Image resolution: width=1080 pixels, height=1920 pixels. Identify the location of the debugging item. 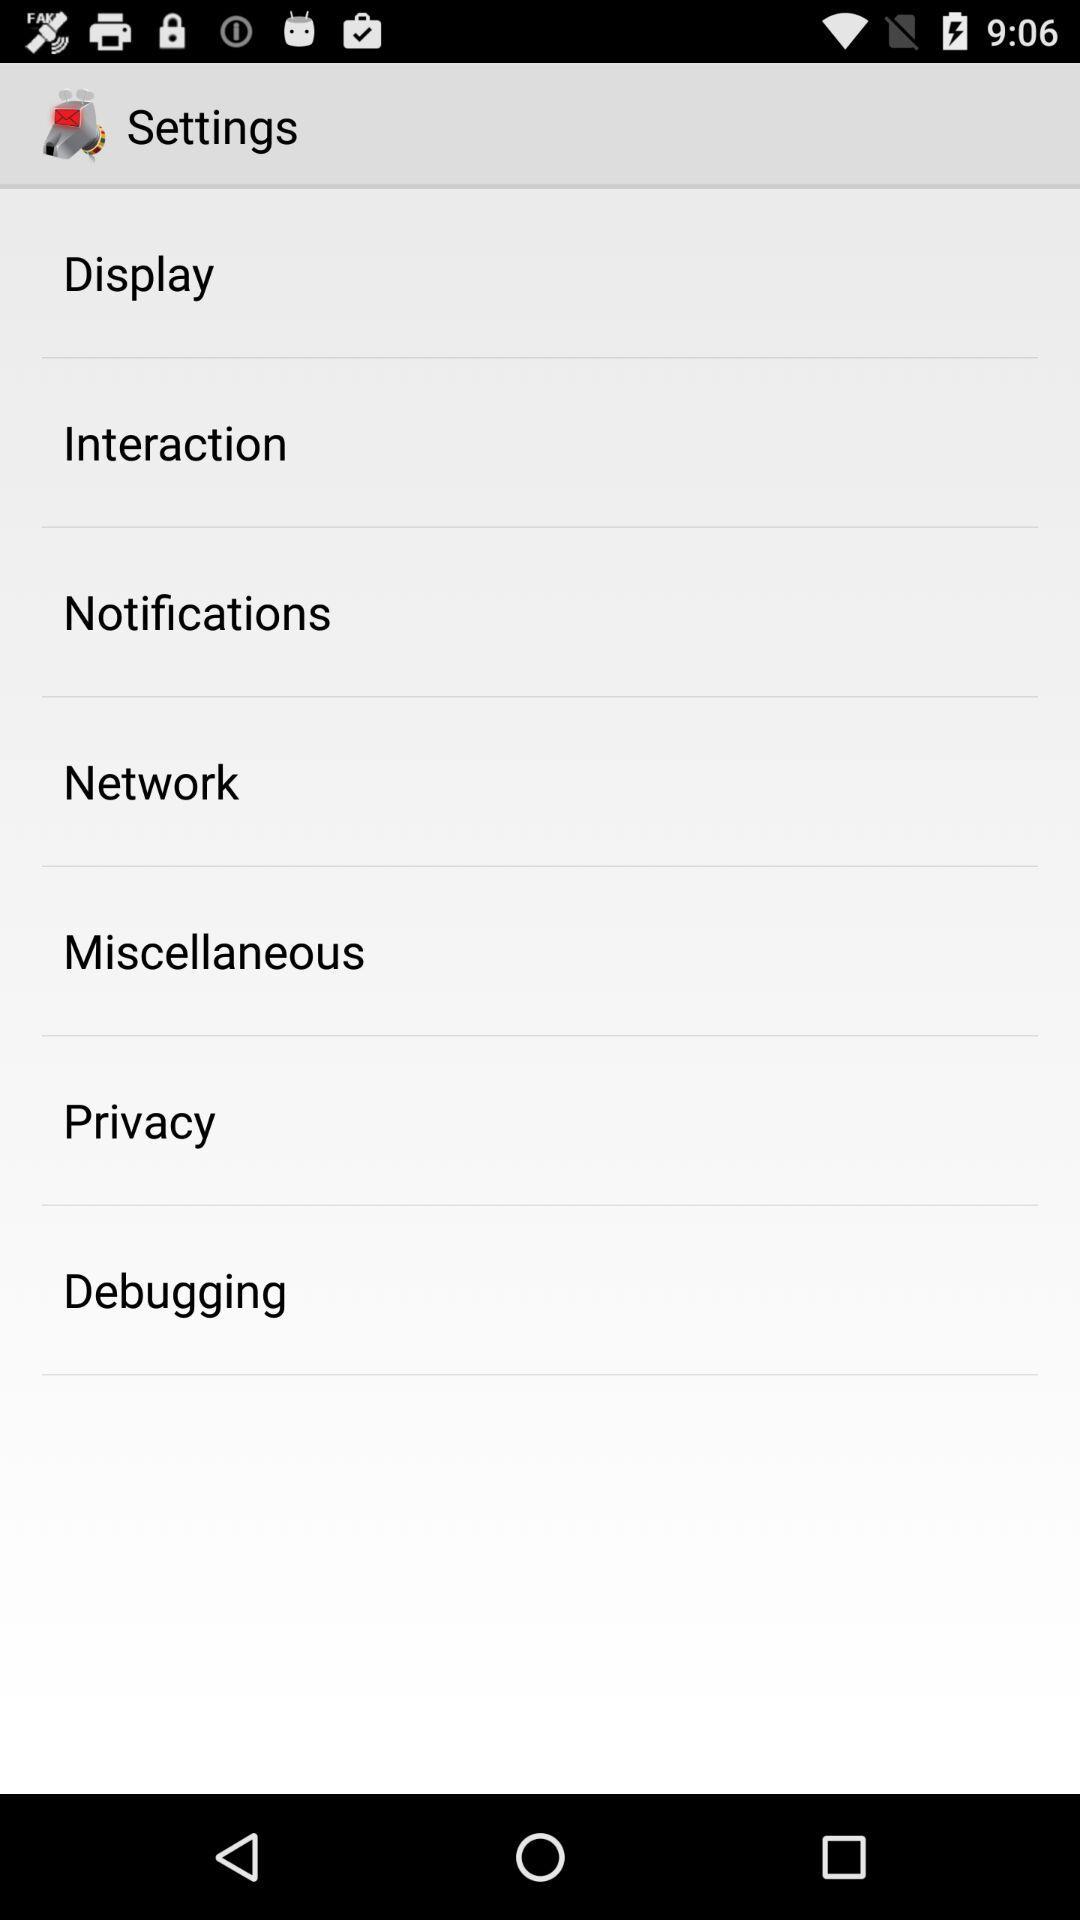
(174, 1289).